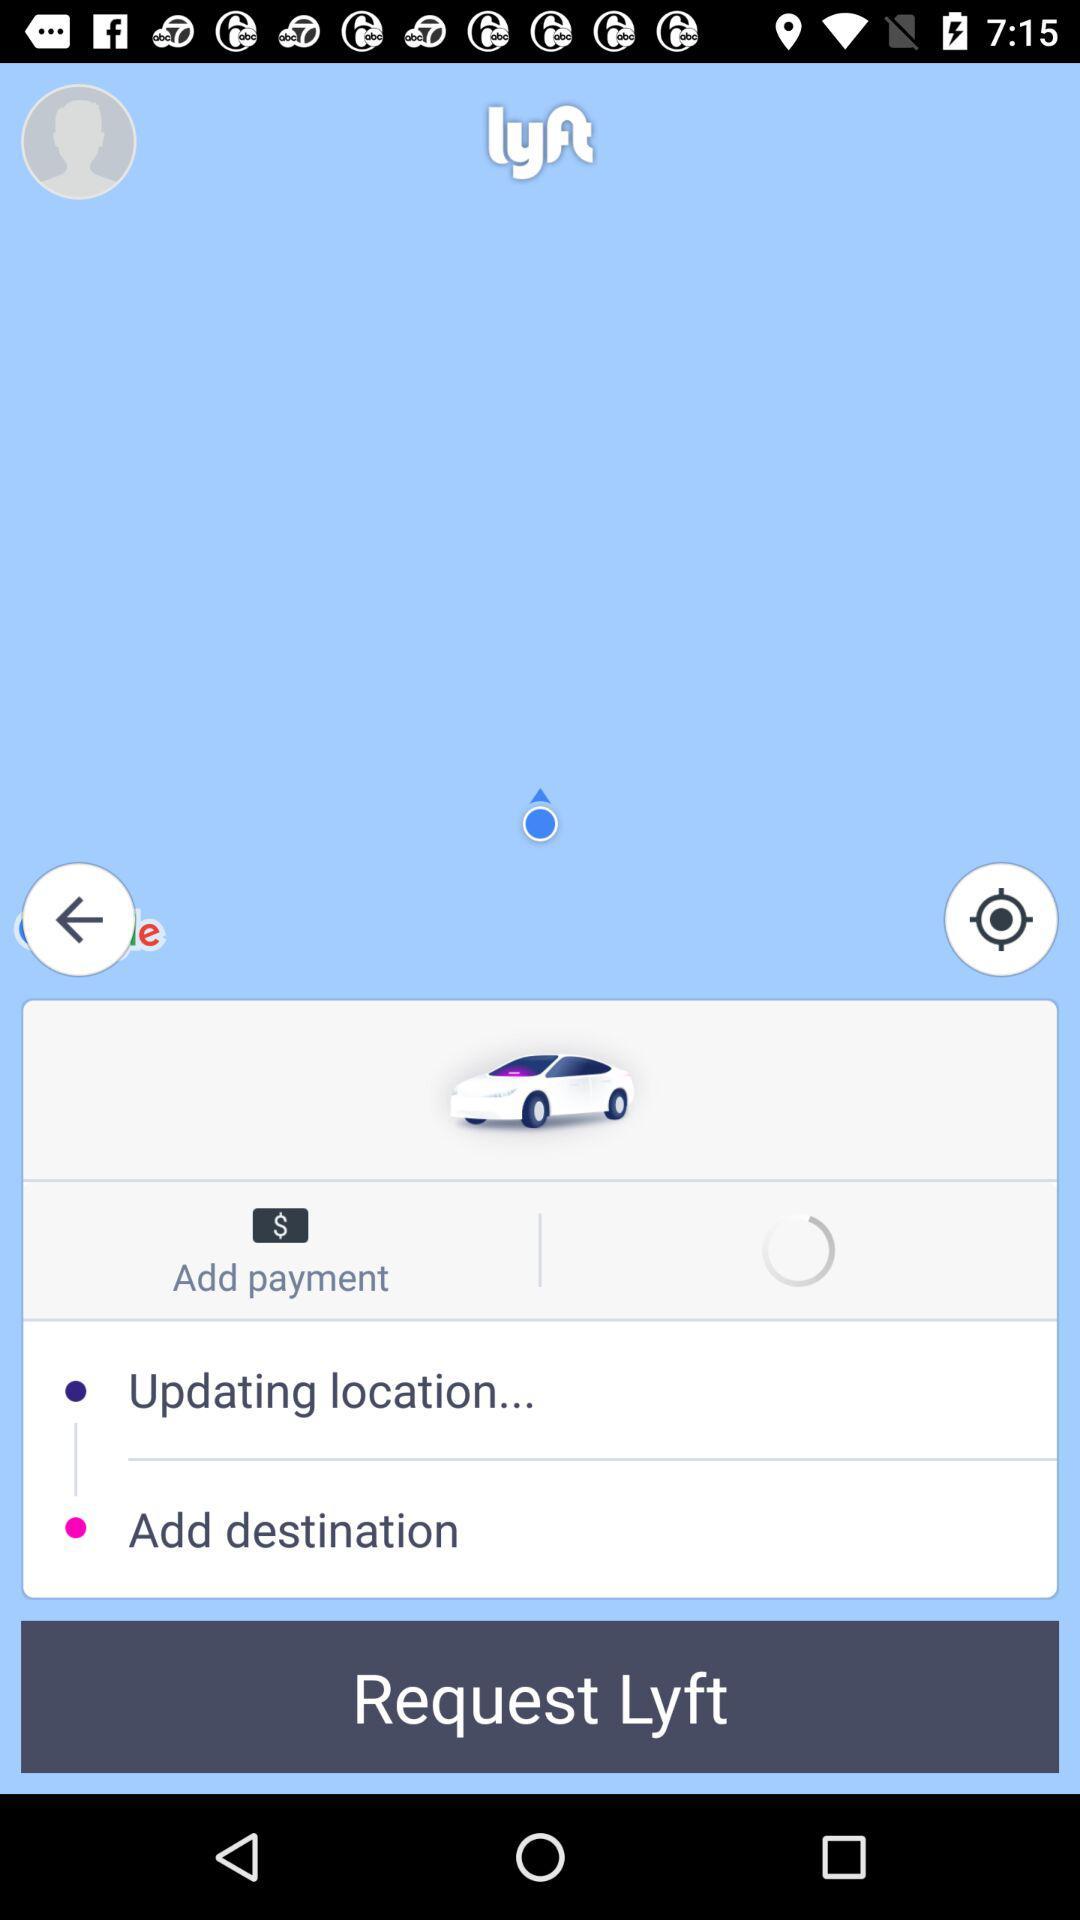 The width and height of the screenshot is (1080, 1920). Describe the element at coordinates (77, 918) in the screenshot. I see `the arrow_backward icon` at that location.